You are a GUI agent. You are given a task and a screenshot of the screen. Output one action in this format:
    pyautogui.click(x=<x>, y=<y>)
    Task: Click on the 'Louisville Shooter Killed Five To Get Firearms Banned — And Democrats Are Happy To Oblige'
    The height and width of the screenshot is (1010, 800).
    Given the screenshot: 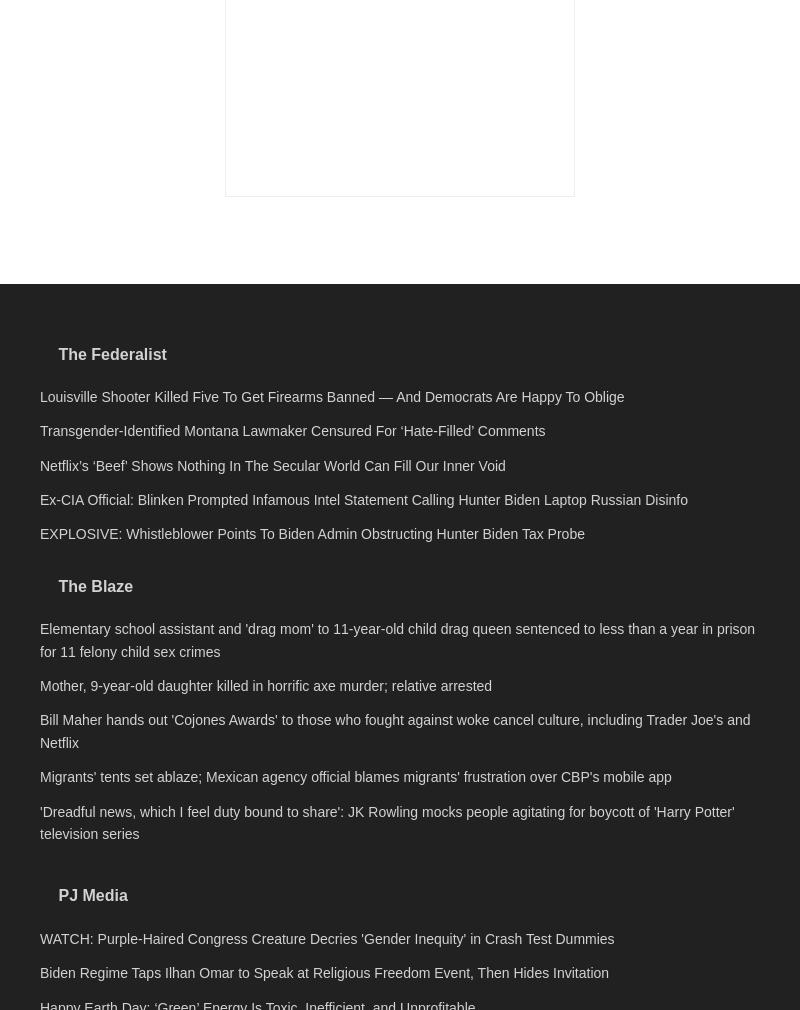 What is the action you would take?
    pyautogui.click(x=331, y=676)
    